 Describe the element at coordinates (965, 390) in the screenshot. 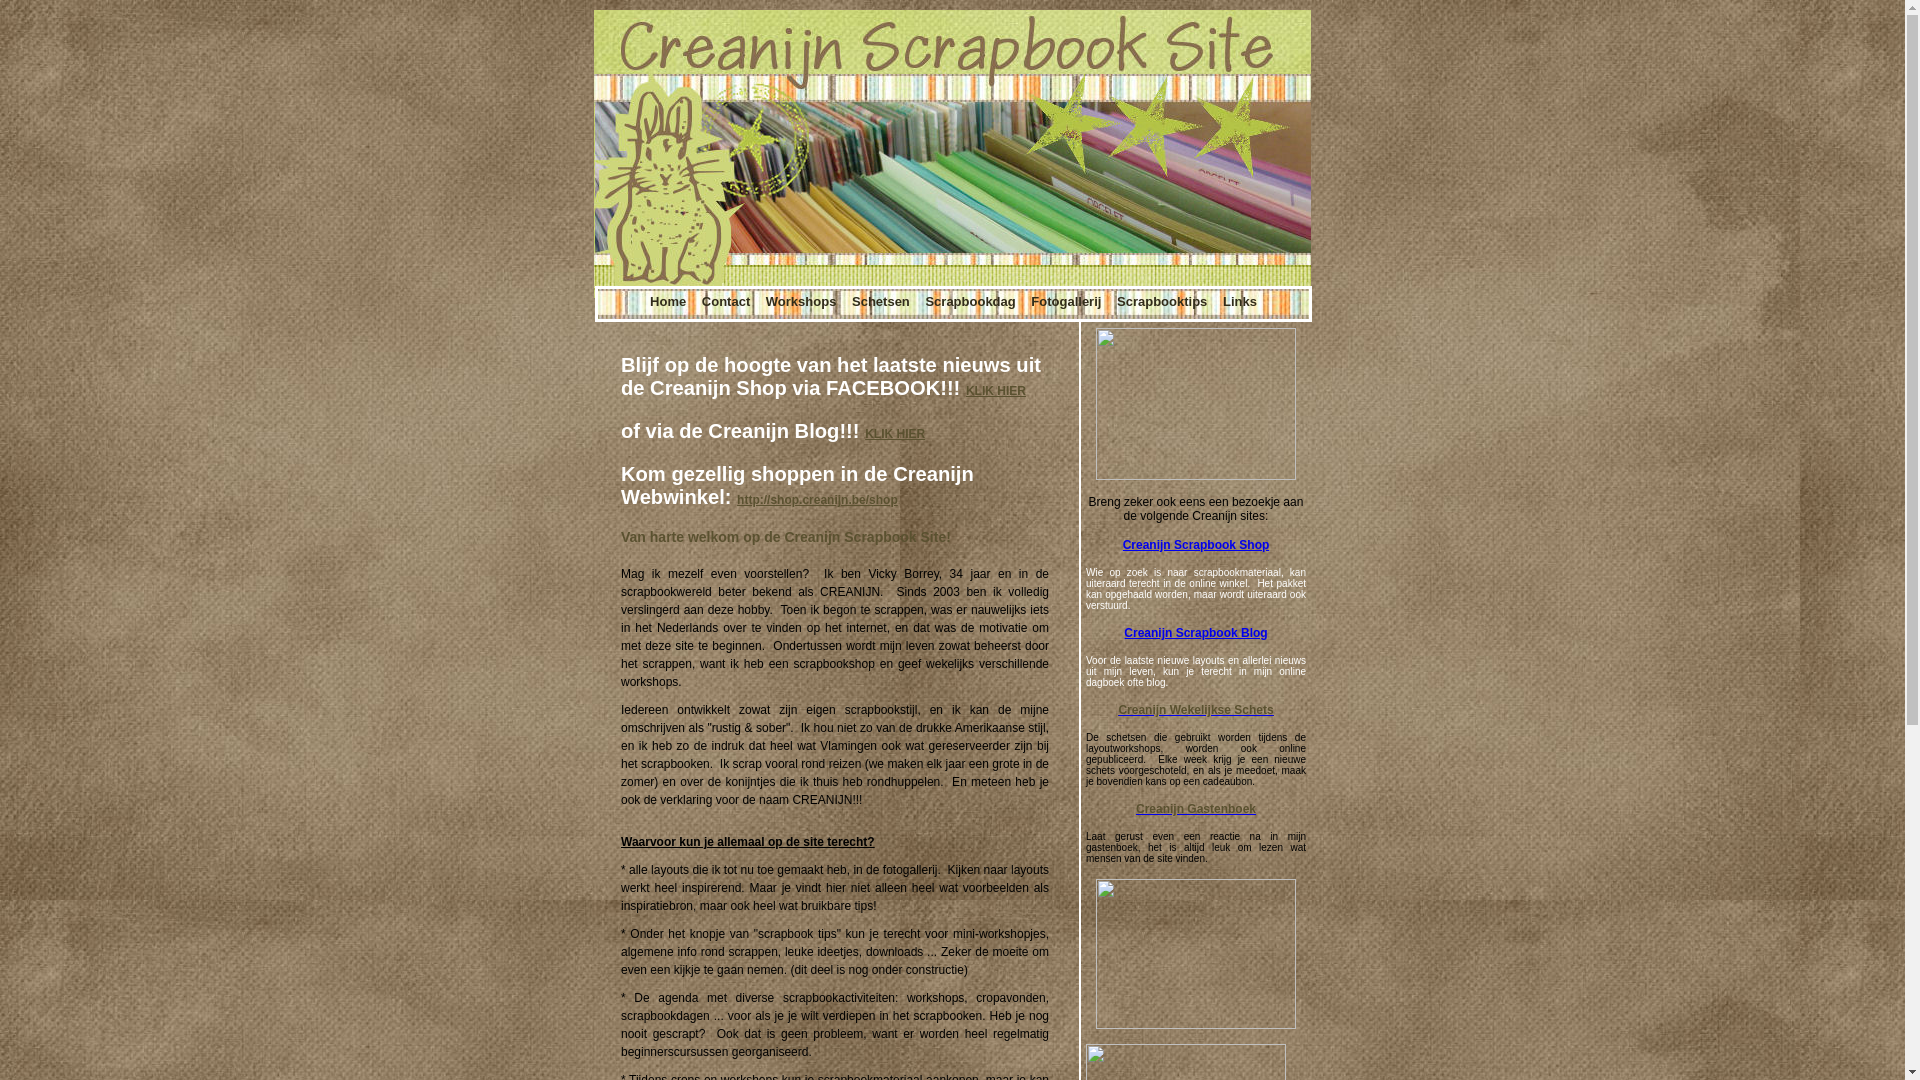

I see `'KLIK HIER'` at that location.